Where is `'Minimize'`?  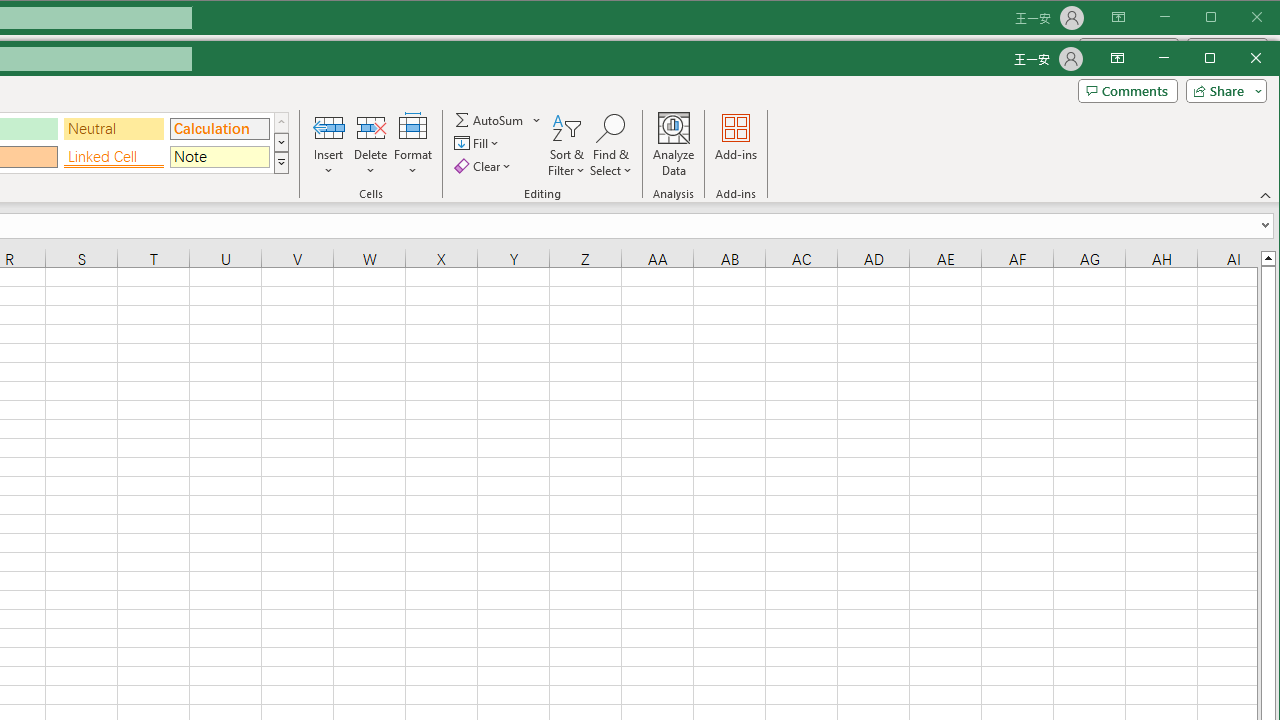
'Minimize' is located at coordinates (1215, 59).